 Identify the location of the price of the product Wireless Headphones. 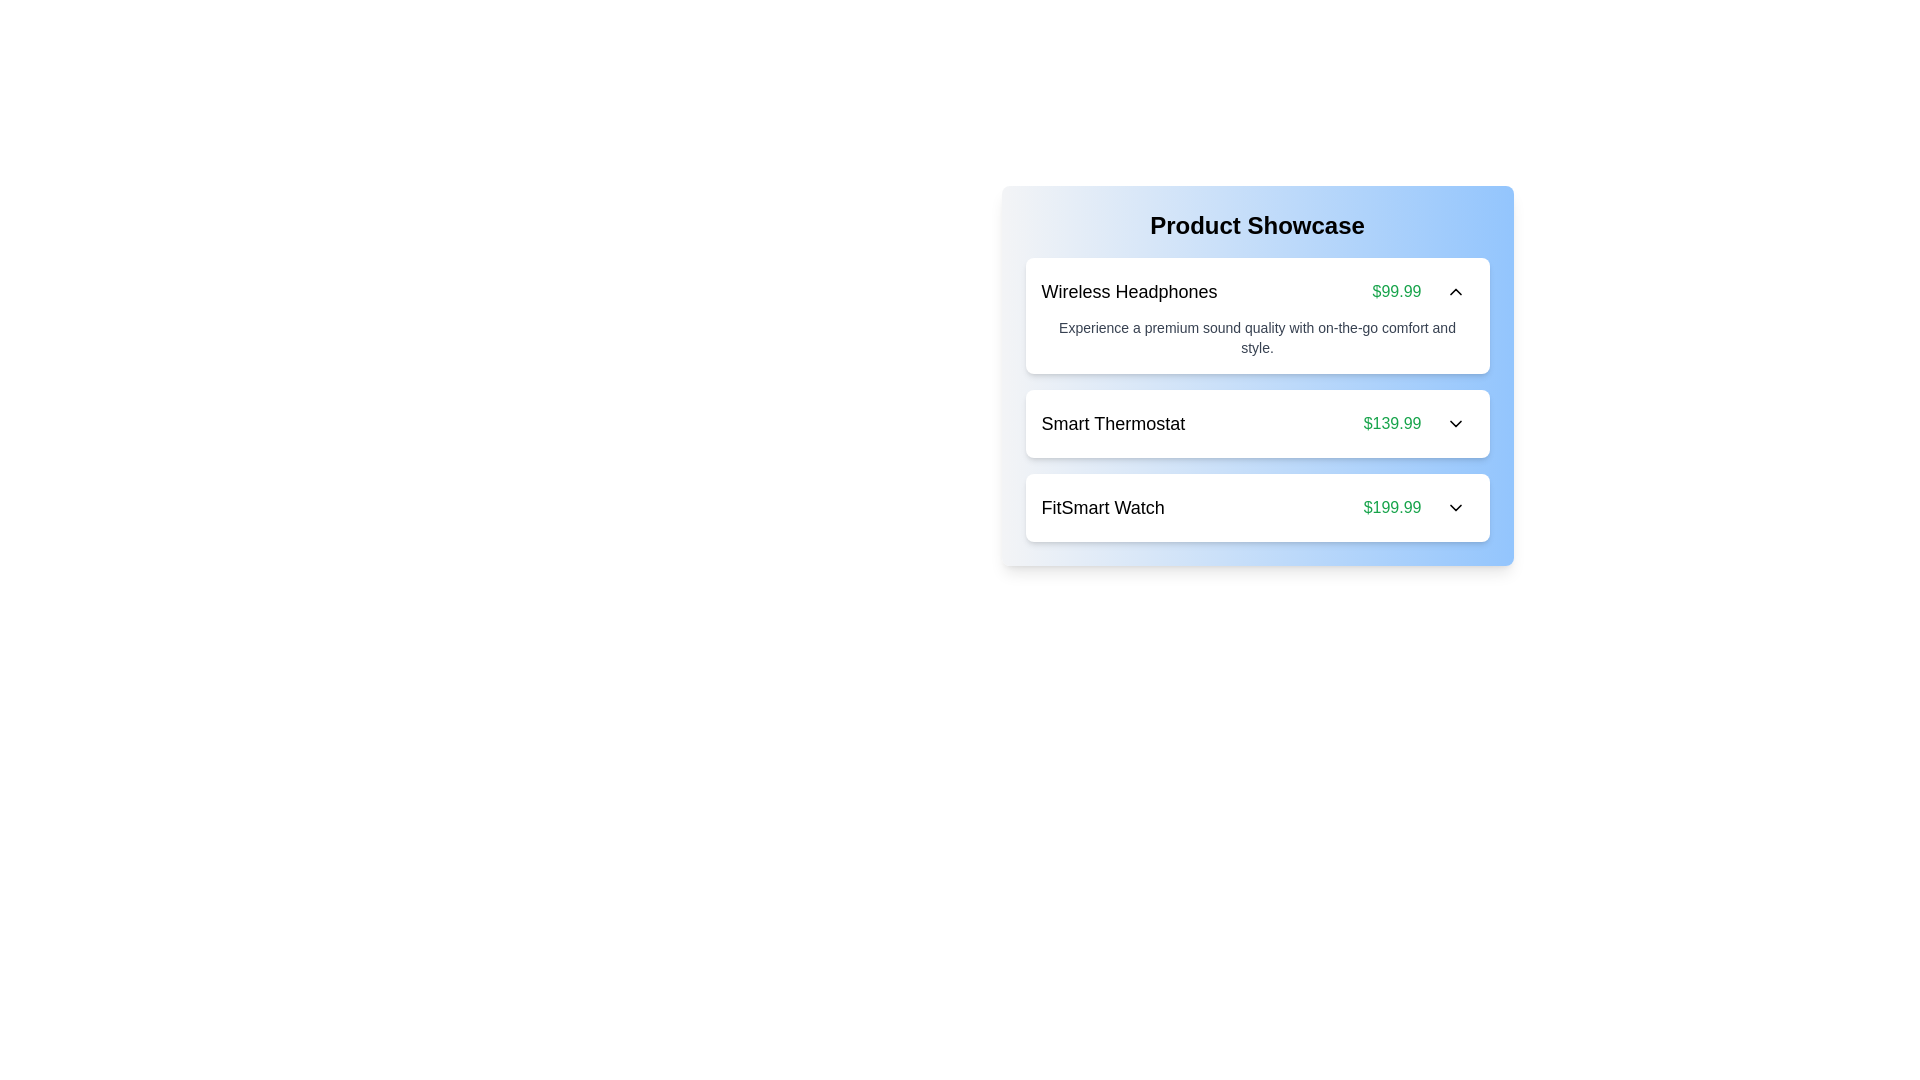
(1395, 292).